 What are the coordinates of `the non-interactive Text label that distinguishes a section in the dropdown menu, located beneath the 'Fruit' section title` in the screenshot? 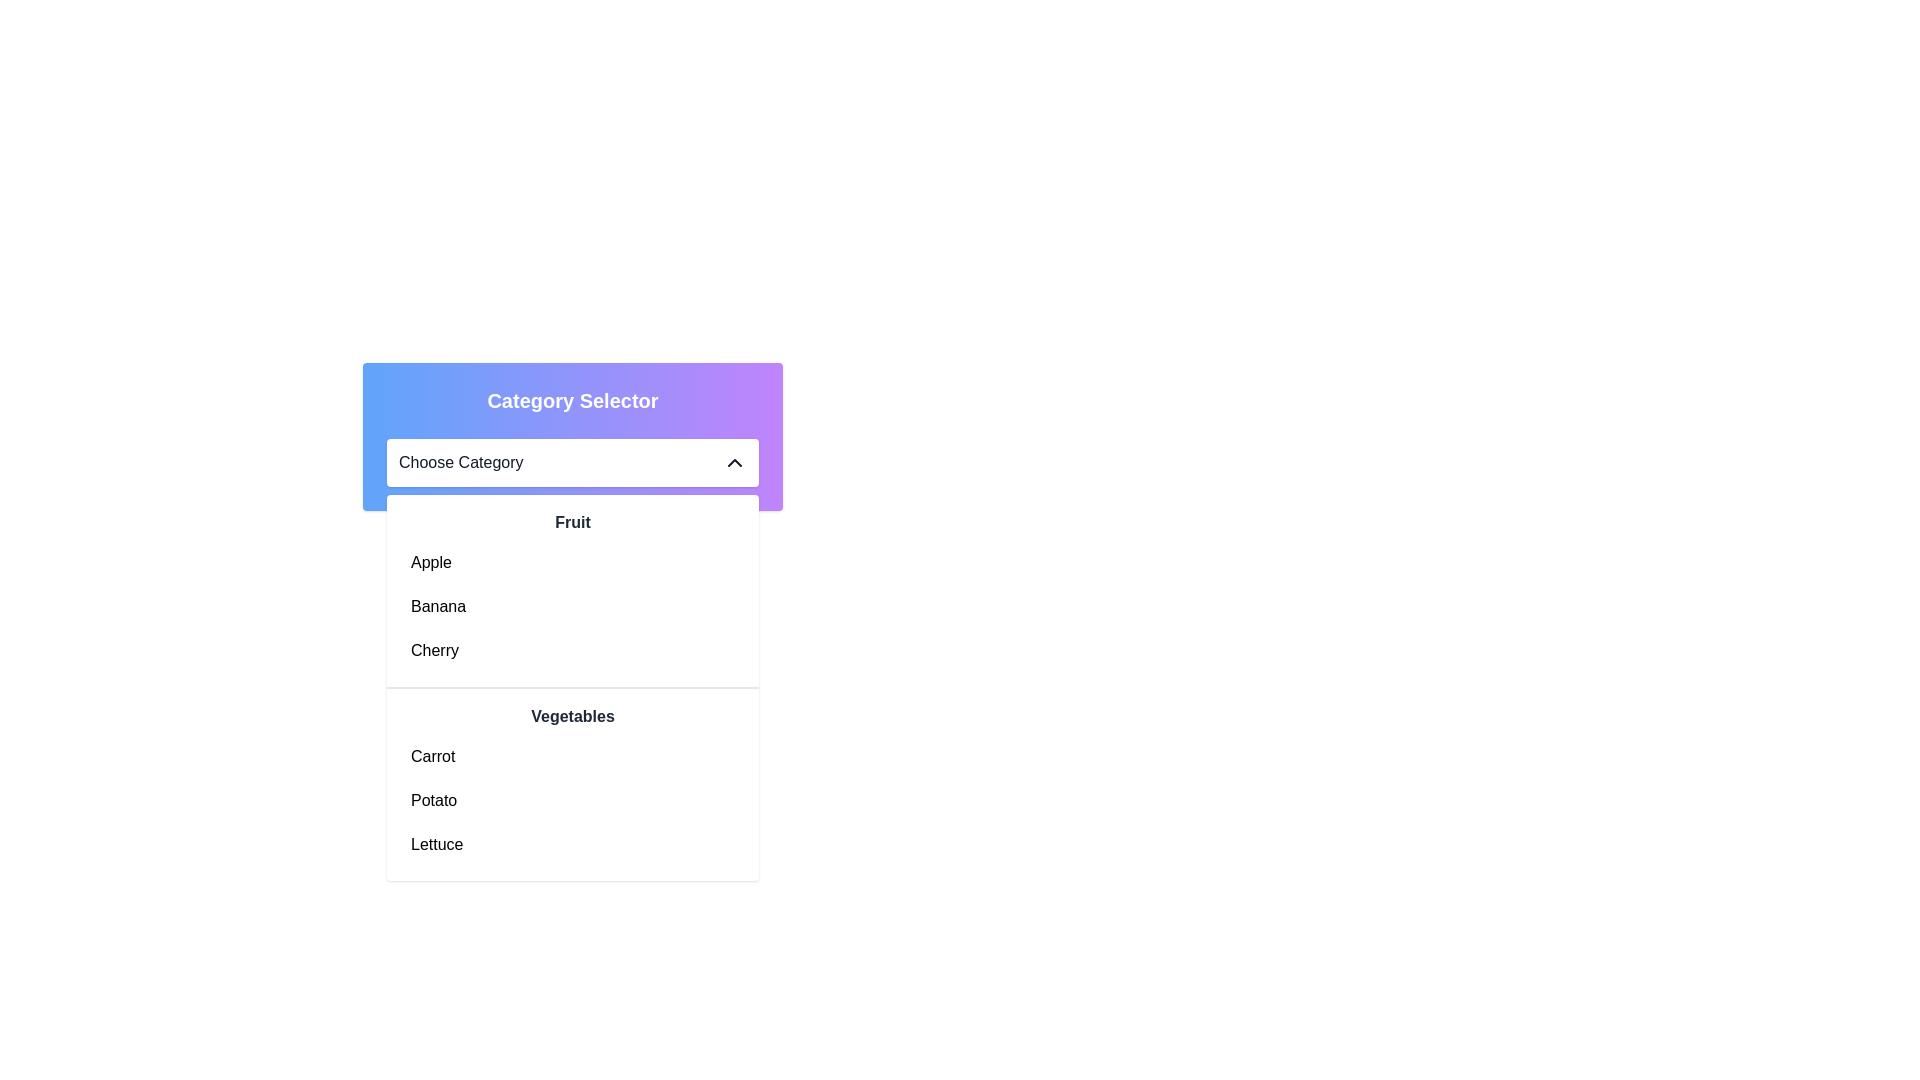 It's located at (571, 716).